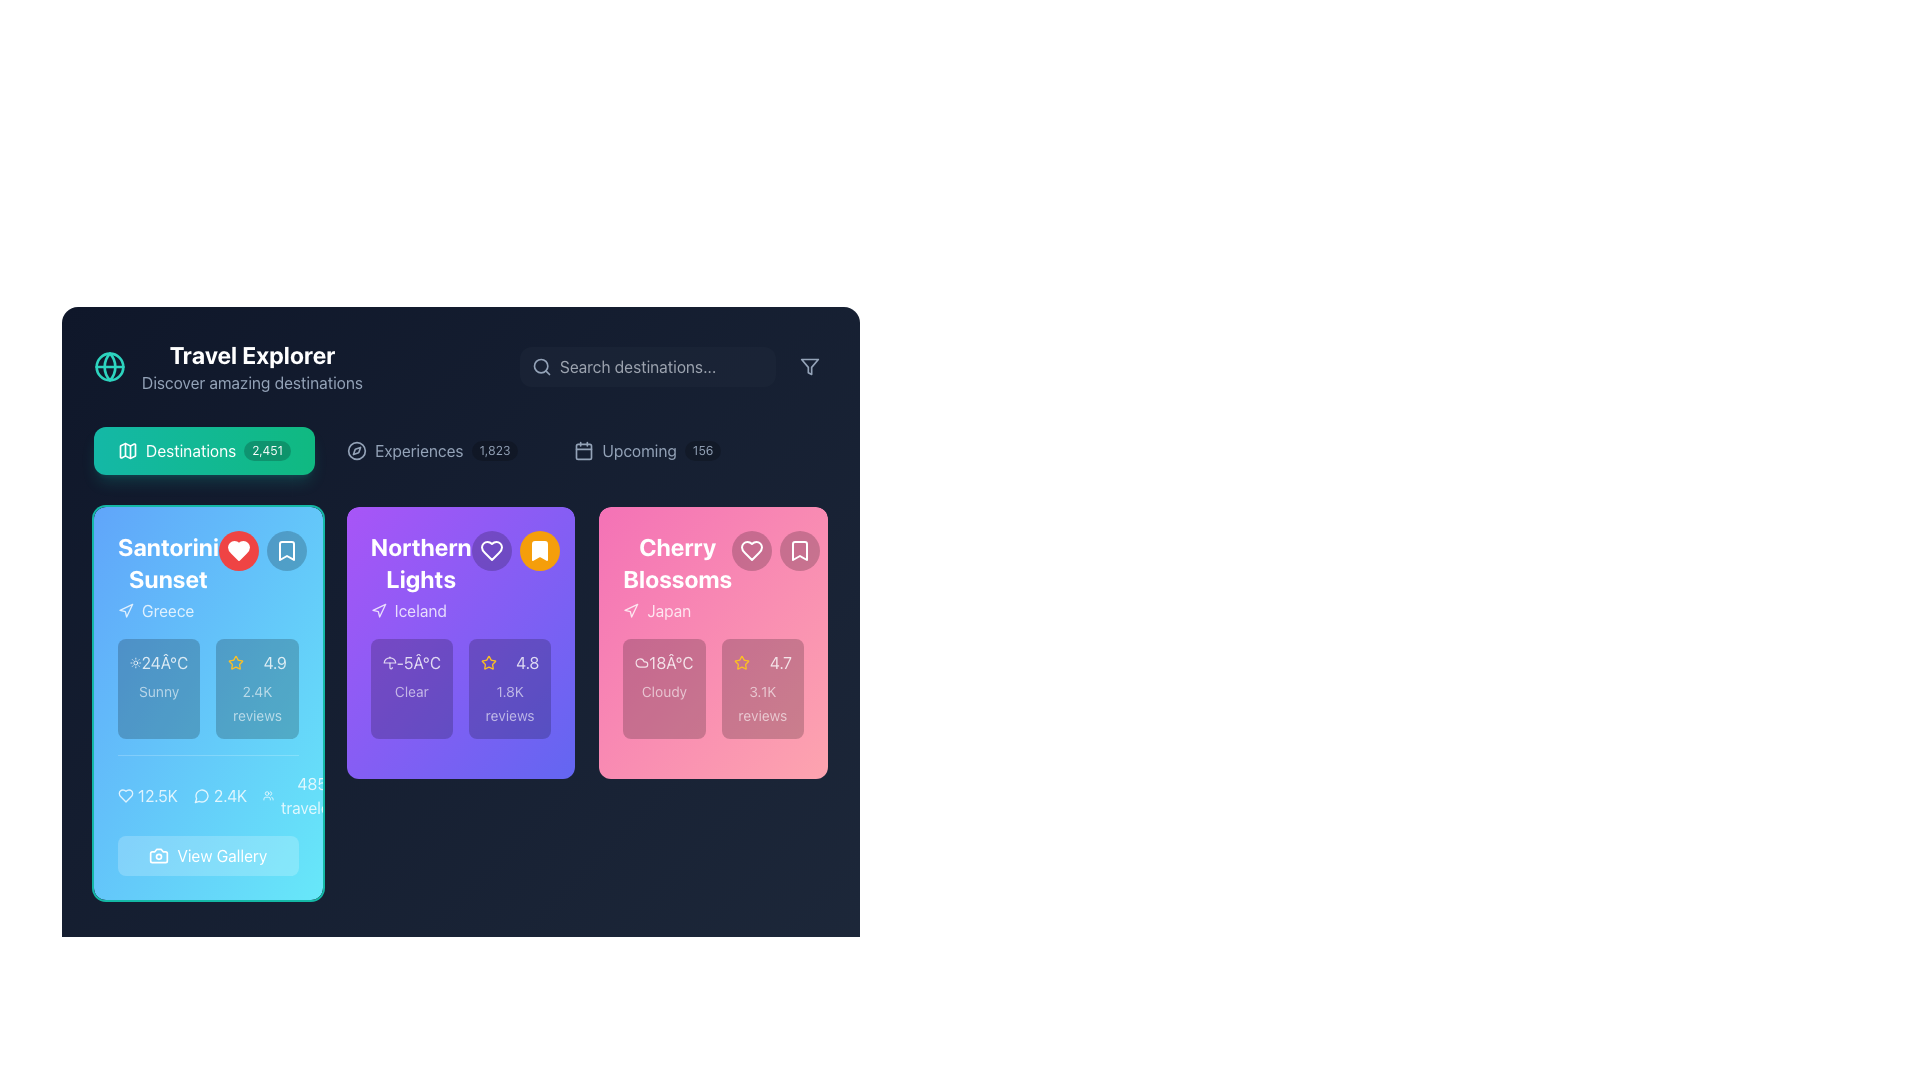 The width and height of the screenshot is (1920, 1080). Describe the element at coordinates (740, 662) in the screenshot. I see `the rating value associated with the medium-sized golden amber-yellow star icon, which is the second from the left in the rating section of the 'Northern Lights' destination card` at that location.